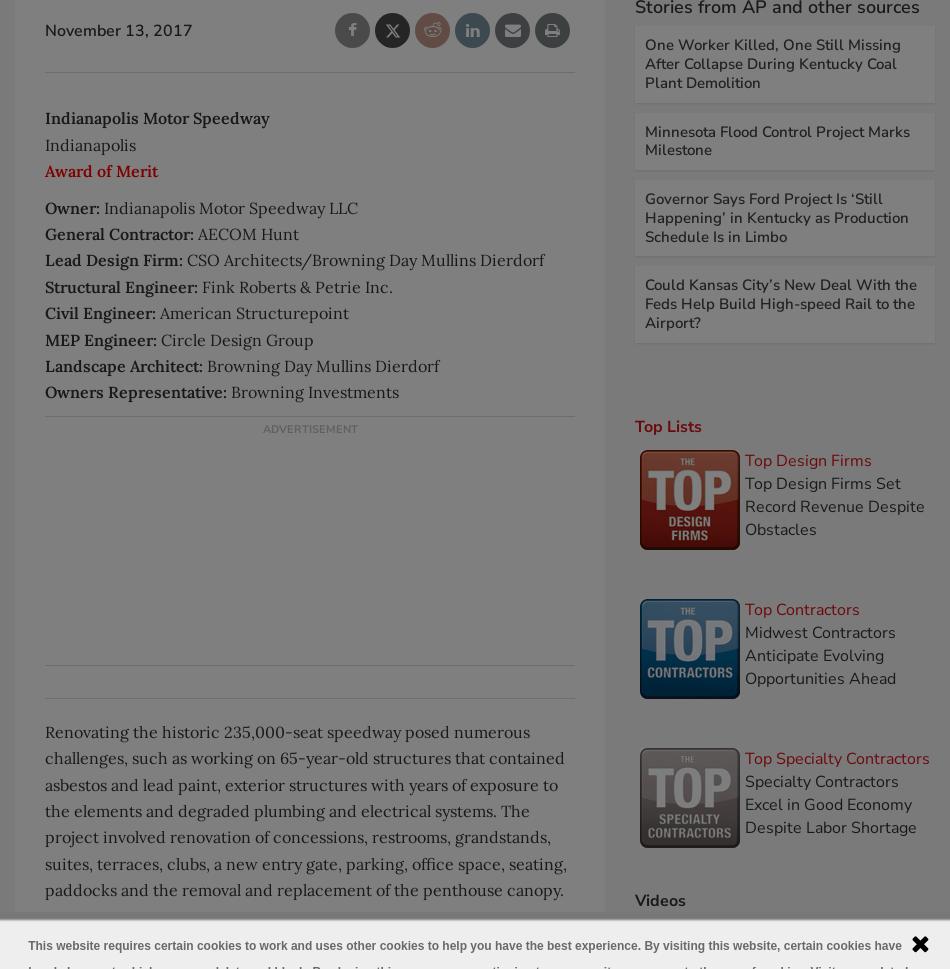  Describe the element at coordinates (251, 311) in the screenshot. I see `'American Structurepoint'` at that location.